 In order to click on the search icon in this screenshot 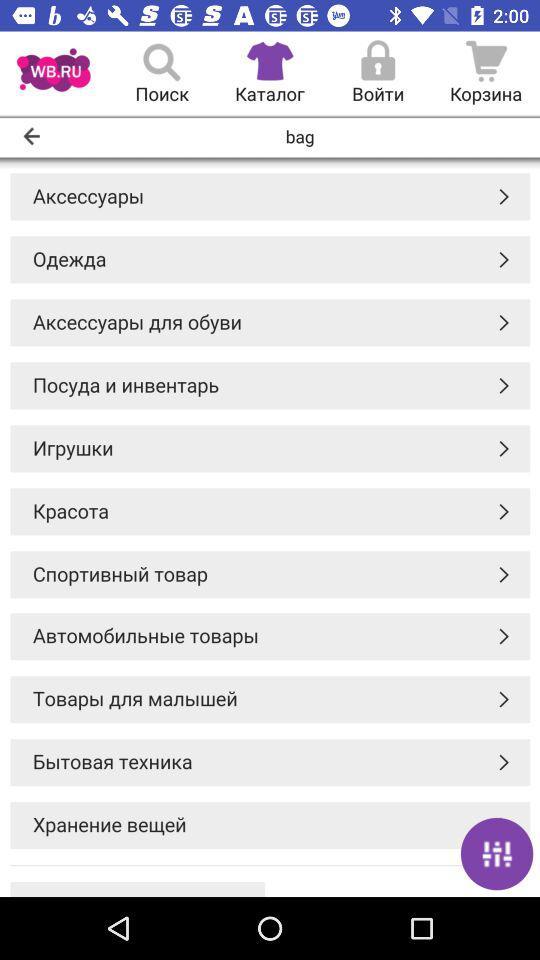, I will do `click(161, 73)`.